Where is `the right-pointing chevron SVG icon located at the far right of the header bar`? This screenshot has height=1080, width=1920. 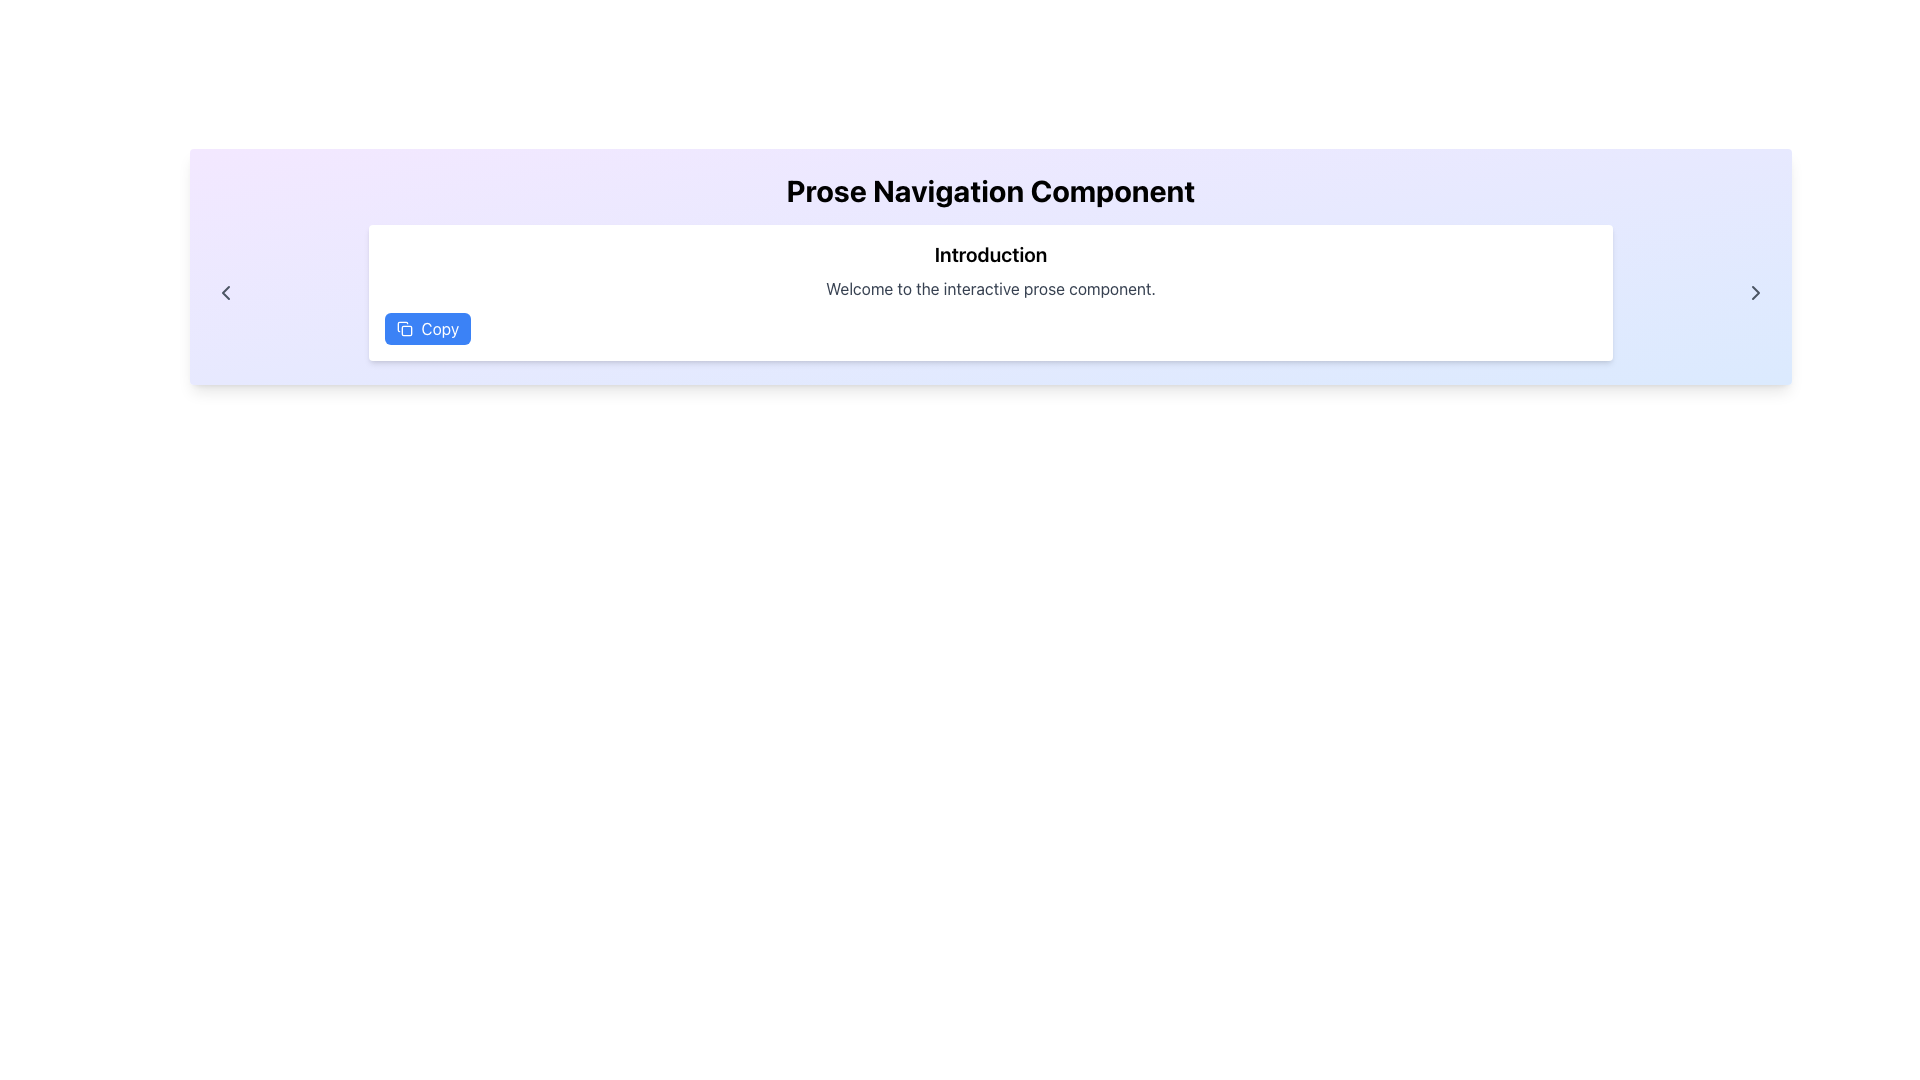 the right-pointing chevron SVG icon located at the far right of the header bar is located at coordinates (1755, 293).